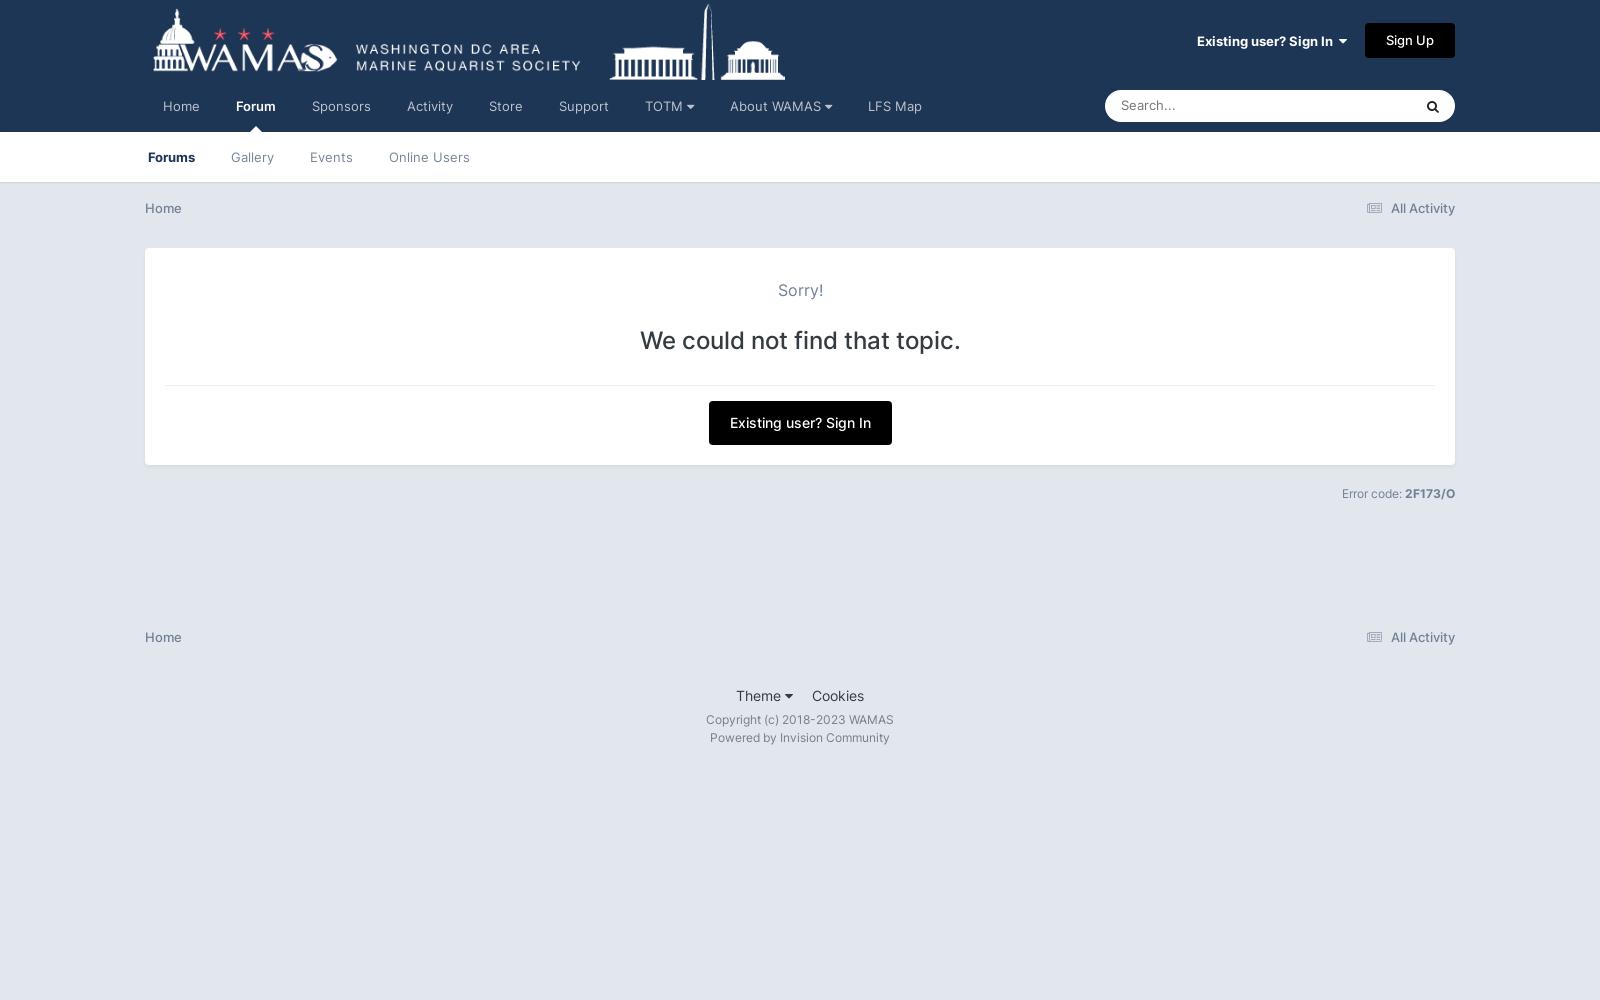 The height and width of the screenshot is (1000, 1600). Describe the element at coordinates (429, 105) in the screenshot. I see `'Activity'` at that location.